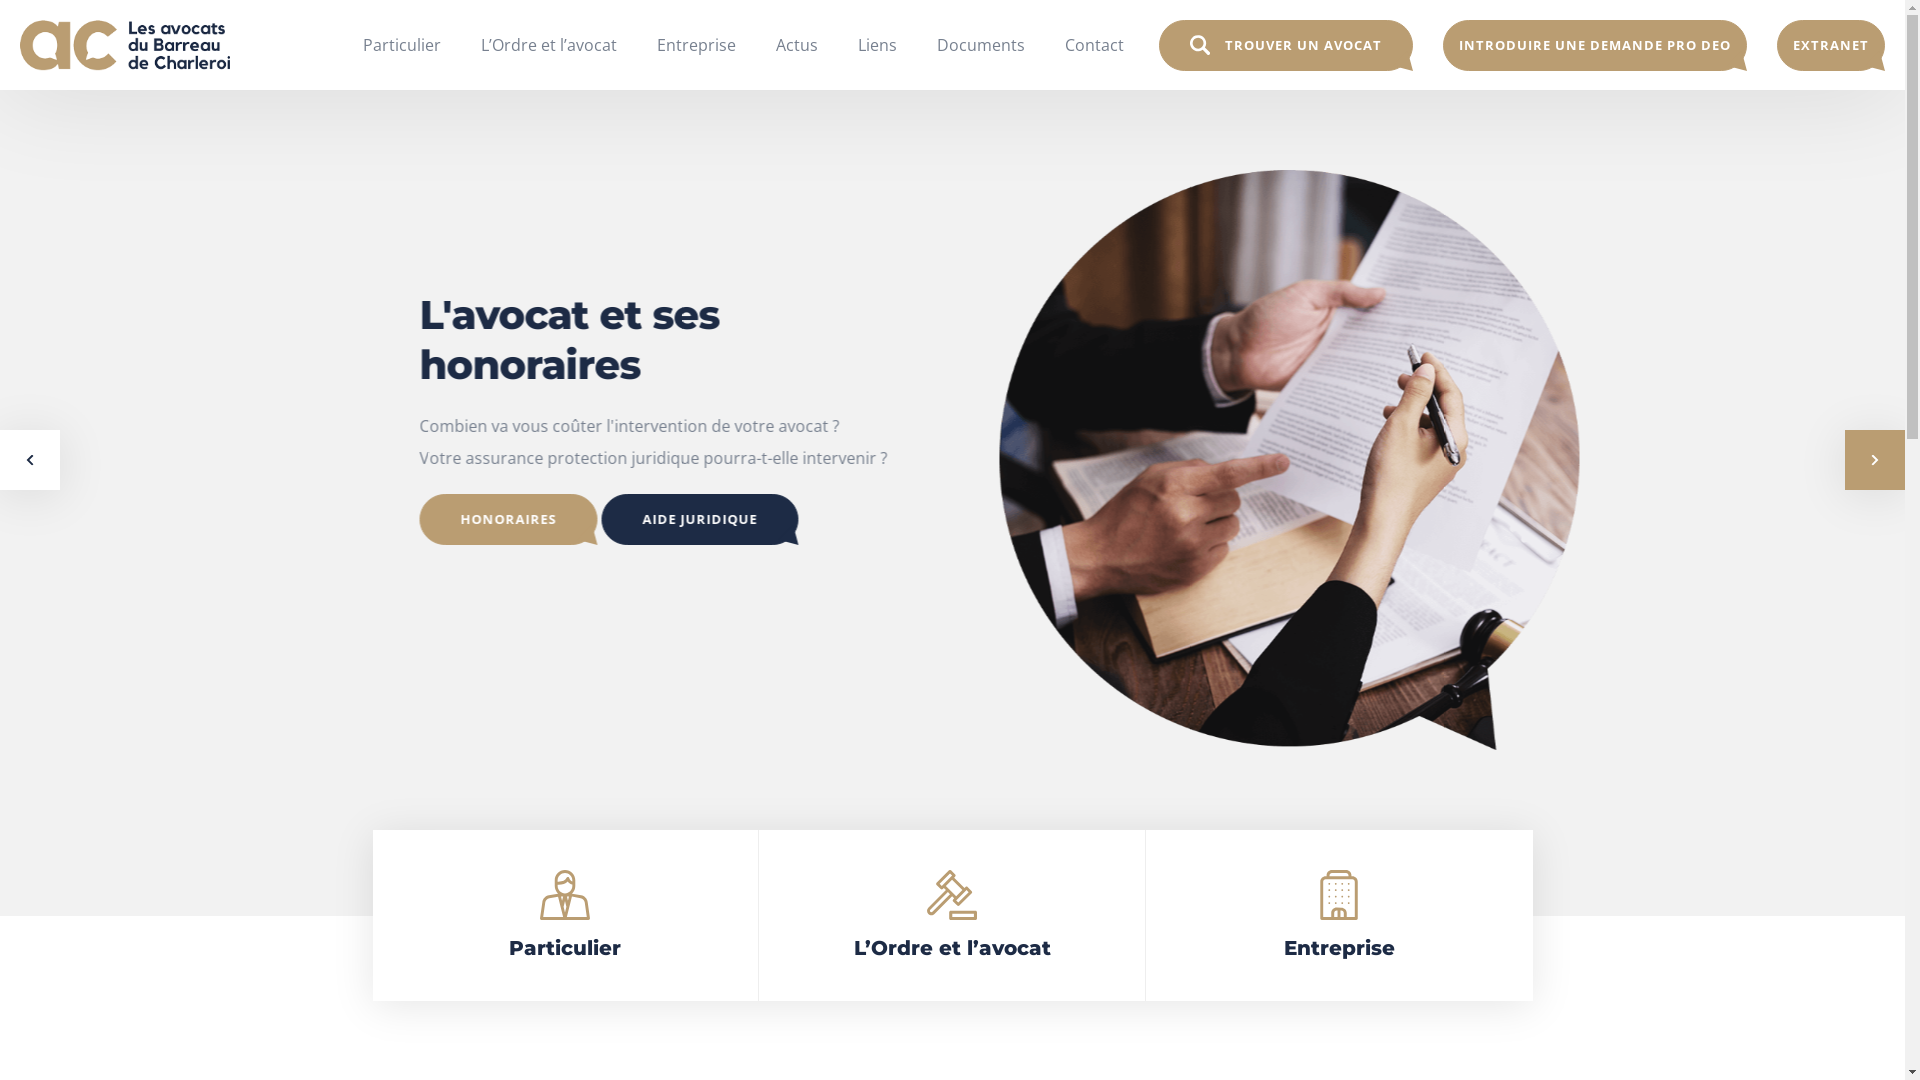 This screenshot has height=1080, width=1920. Describe the element at coordinates (795, 45) in the screenshot. I see `'Actus'` at that location.